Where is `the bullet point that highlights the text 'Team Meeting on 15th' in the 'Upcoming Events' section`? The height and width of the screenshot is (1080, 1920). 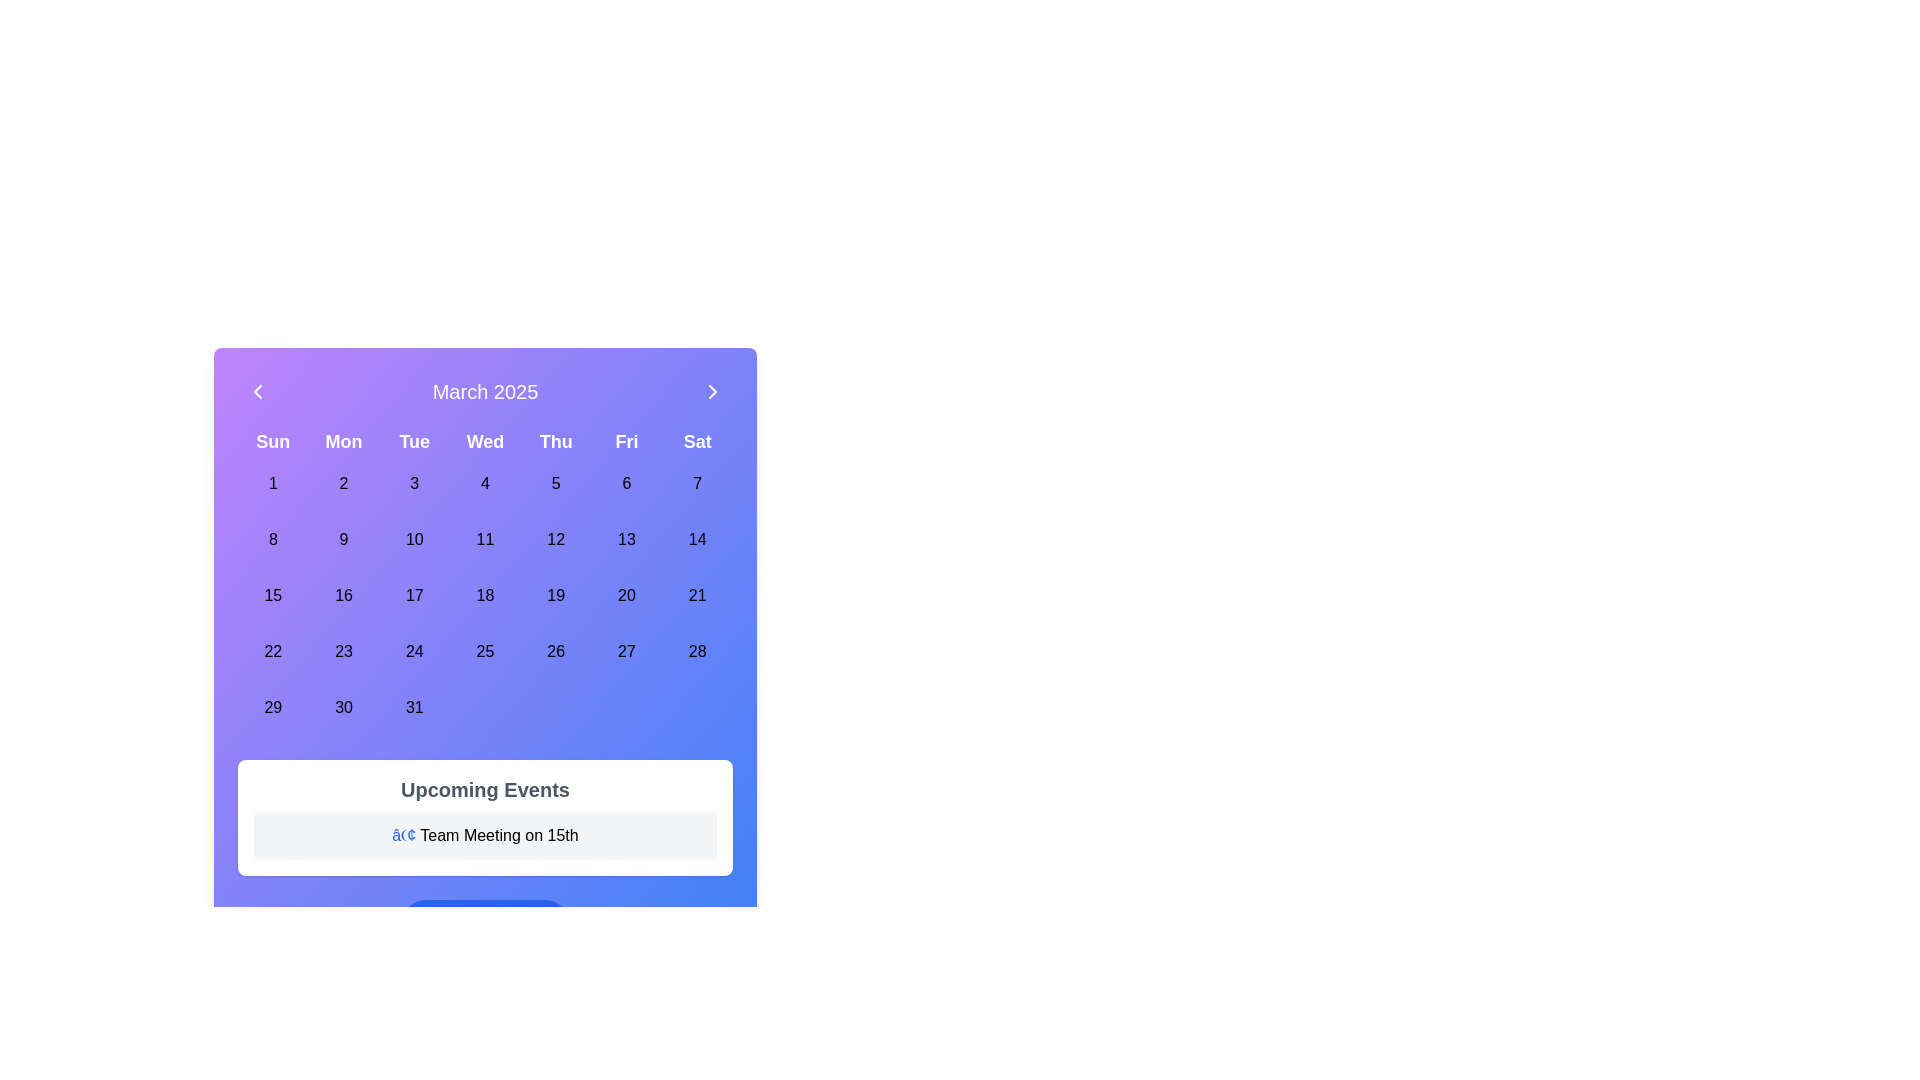
the bullet point that highlights the text 'Team Meeting on 15th' in the 'Upcoming Events' section is located at coordinates (403, 835).